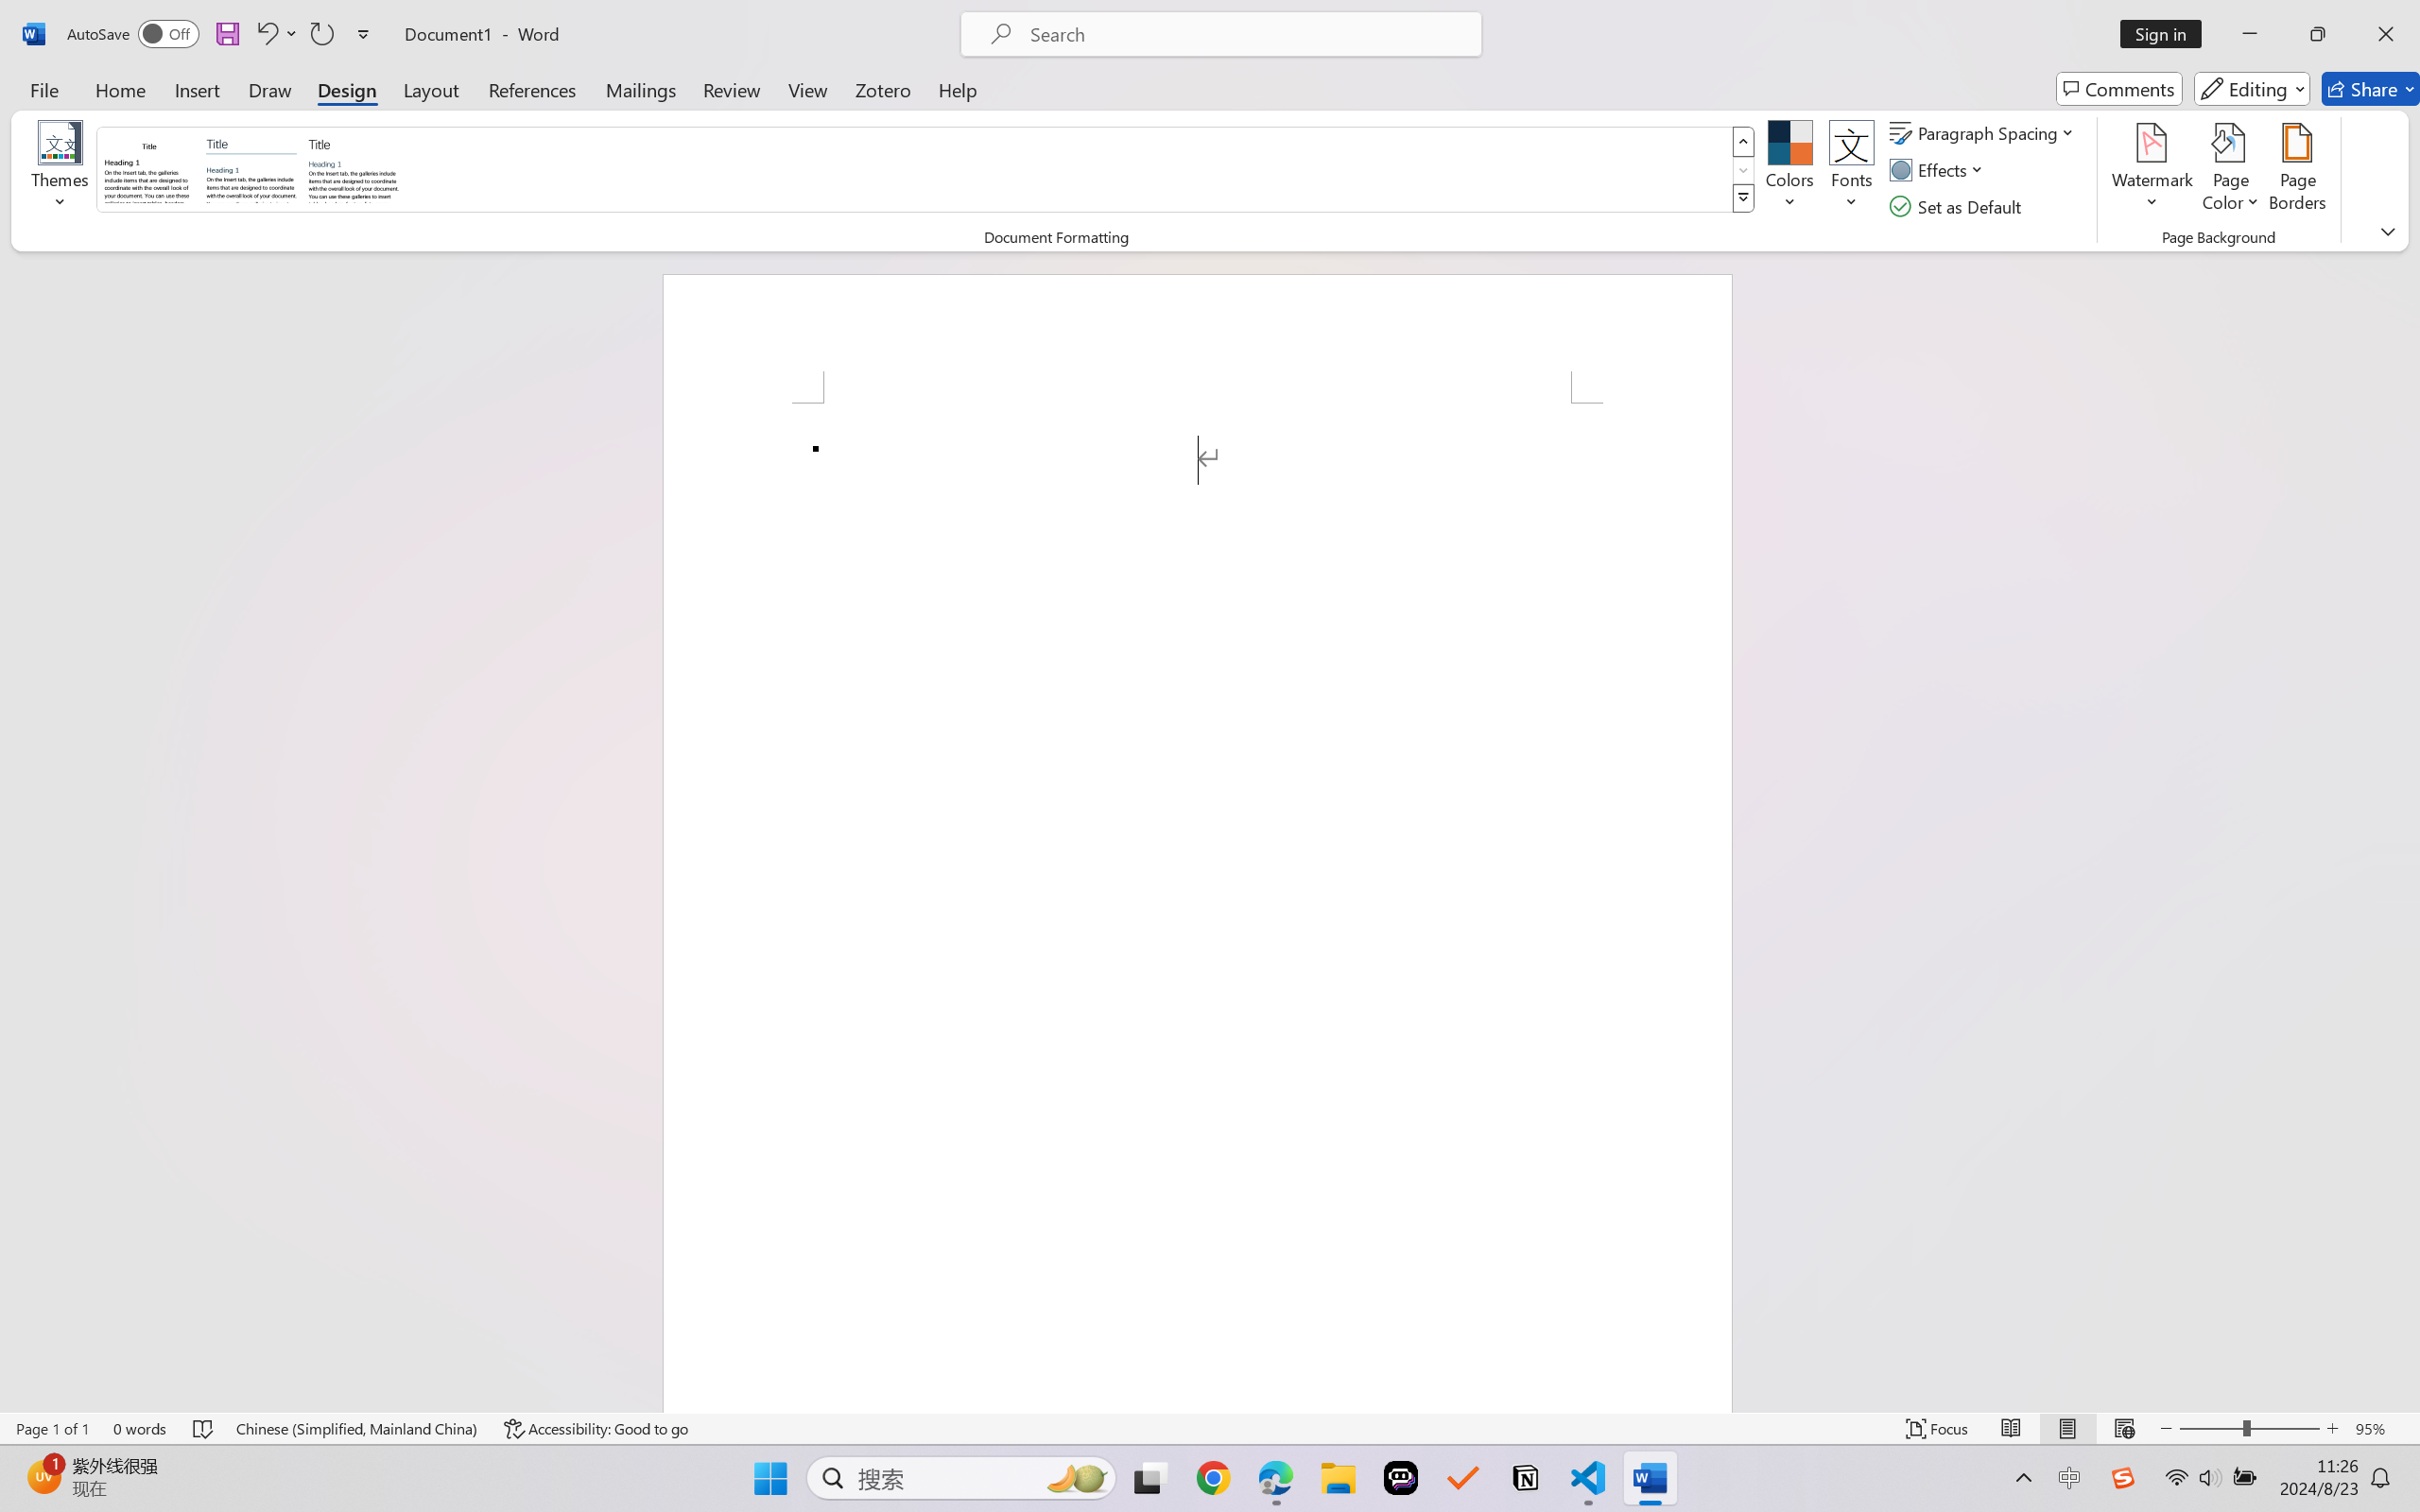  What do you see at coordinates (320, 33) in the screenshot?
I see `'Repeat Style'` at bounding box center [320, 33].